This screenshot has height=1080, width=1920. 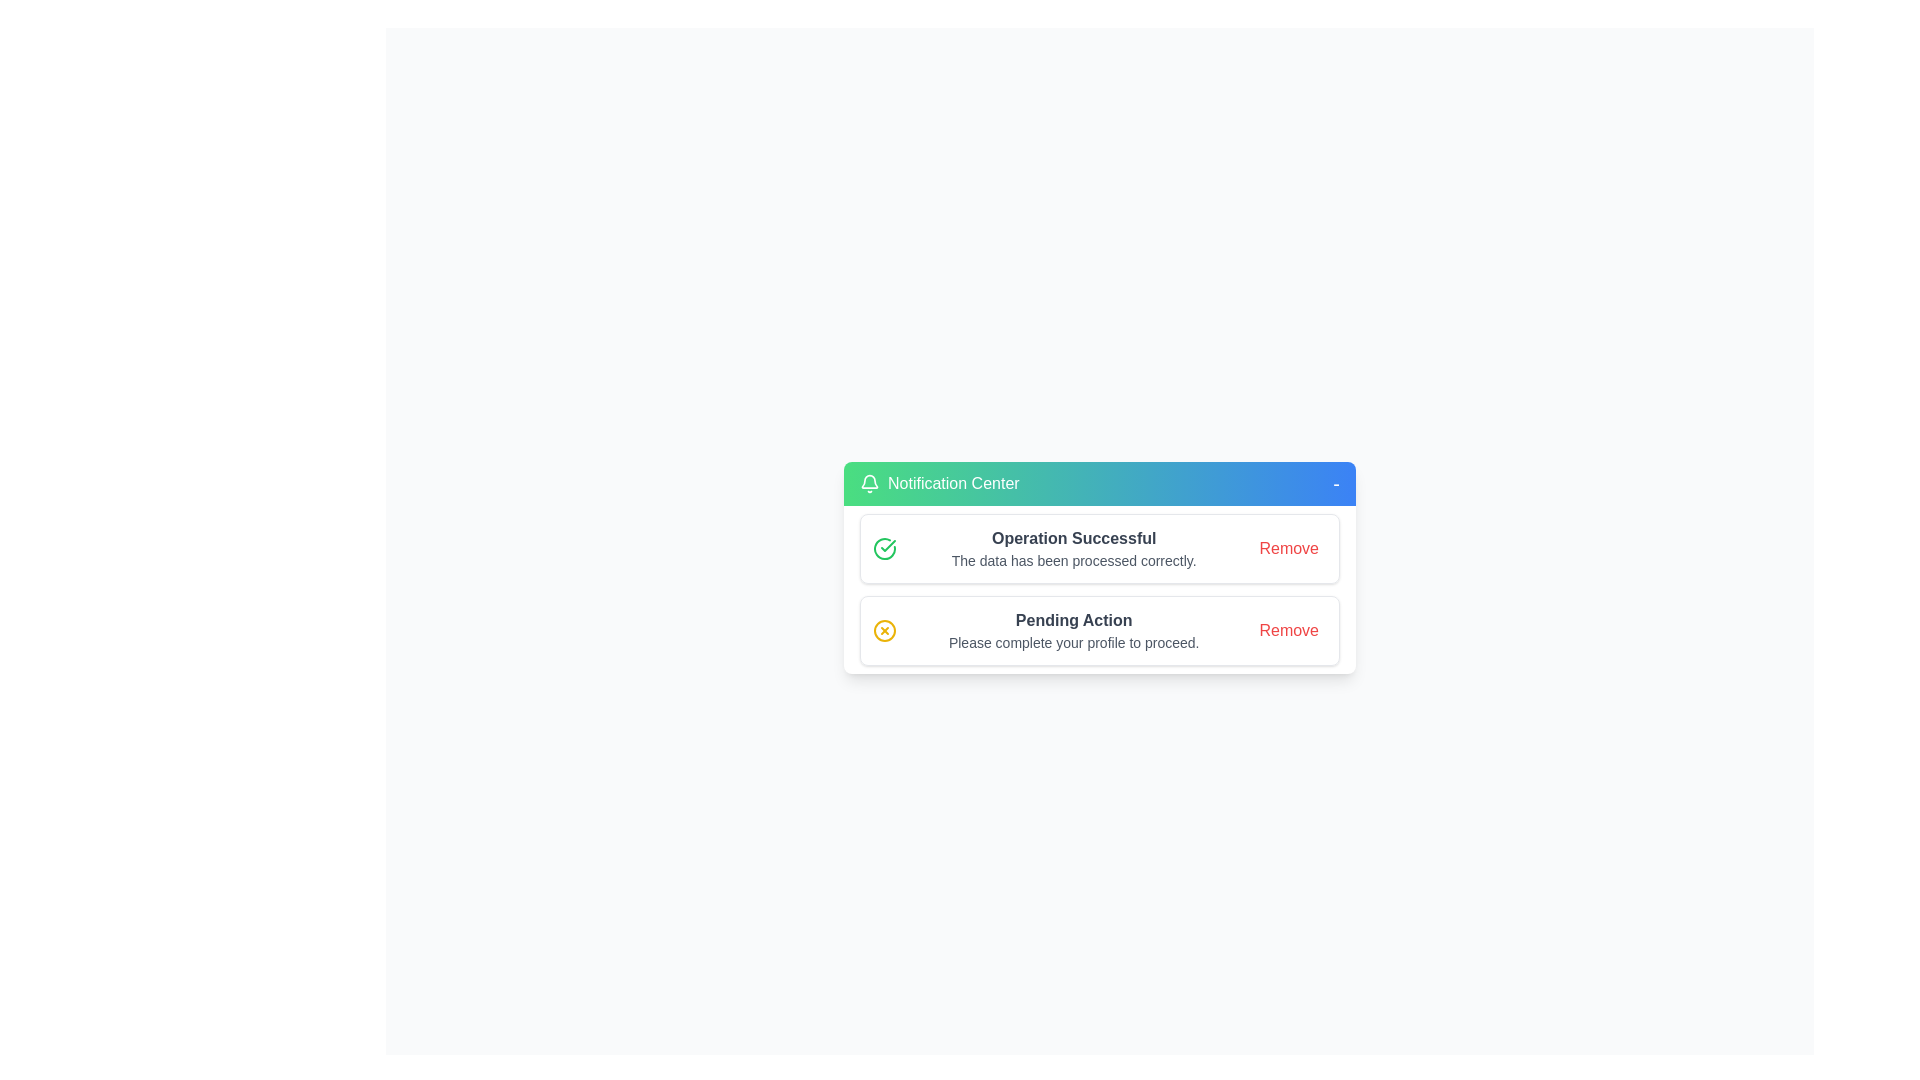 What do you see at coordinates (1073, 620) in the screenshot?
I see `the text label indicating a pending action in the Notification Center, positioned below 'Operation Successful'` at bounding box center [1073, 620].